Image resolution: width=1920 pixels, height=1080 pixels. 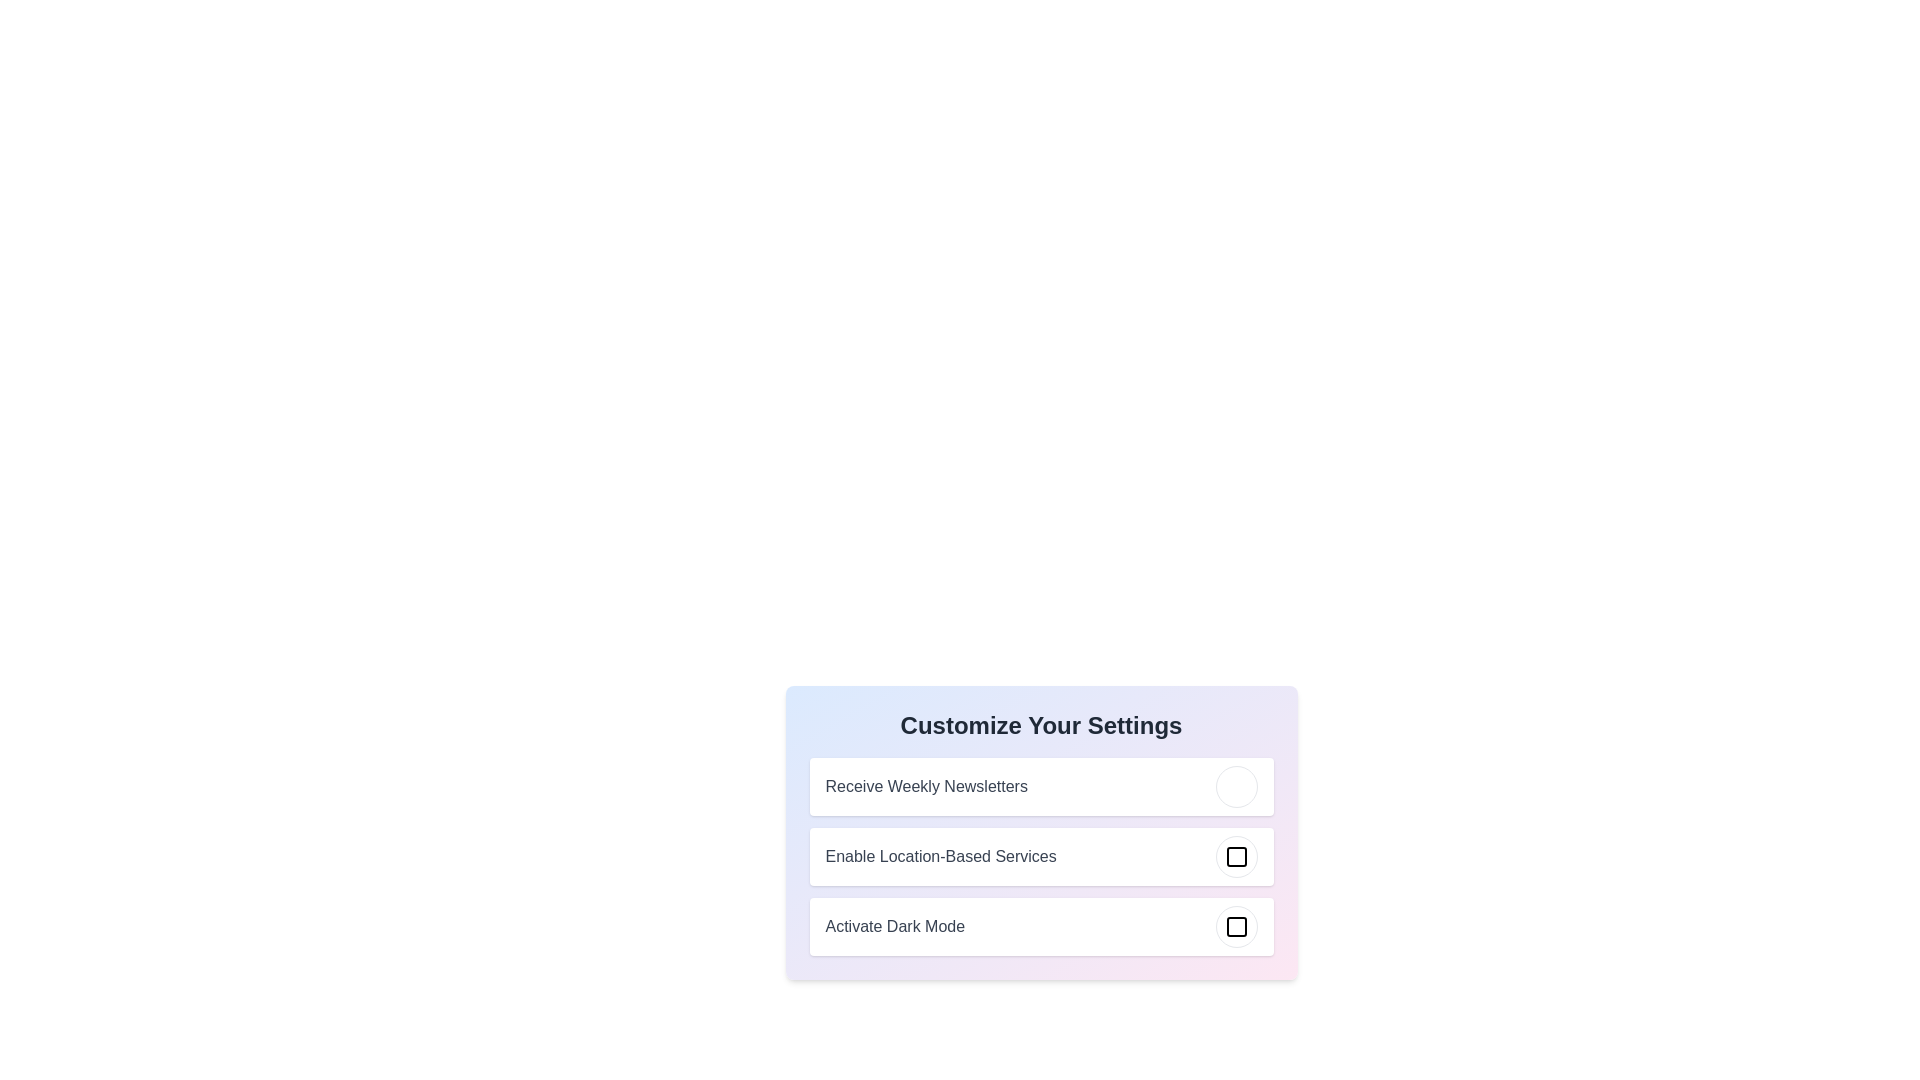 I want to click on the text label displaying 'Receive Weekly Newsletters', which is styled in gray and is the first setting option in a vertical list of settings, so click(x=925, y=785).